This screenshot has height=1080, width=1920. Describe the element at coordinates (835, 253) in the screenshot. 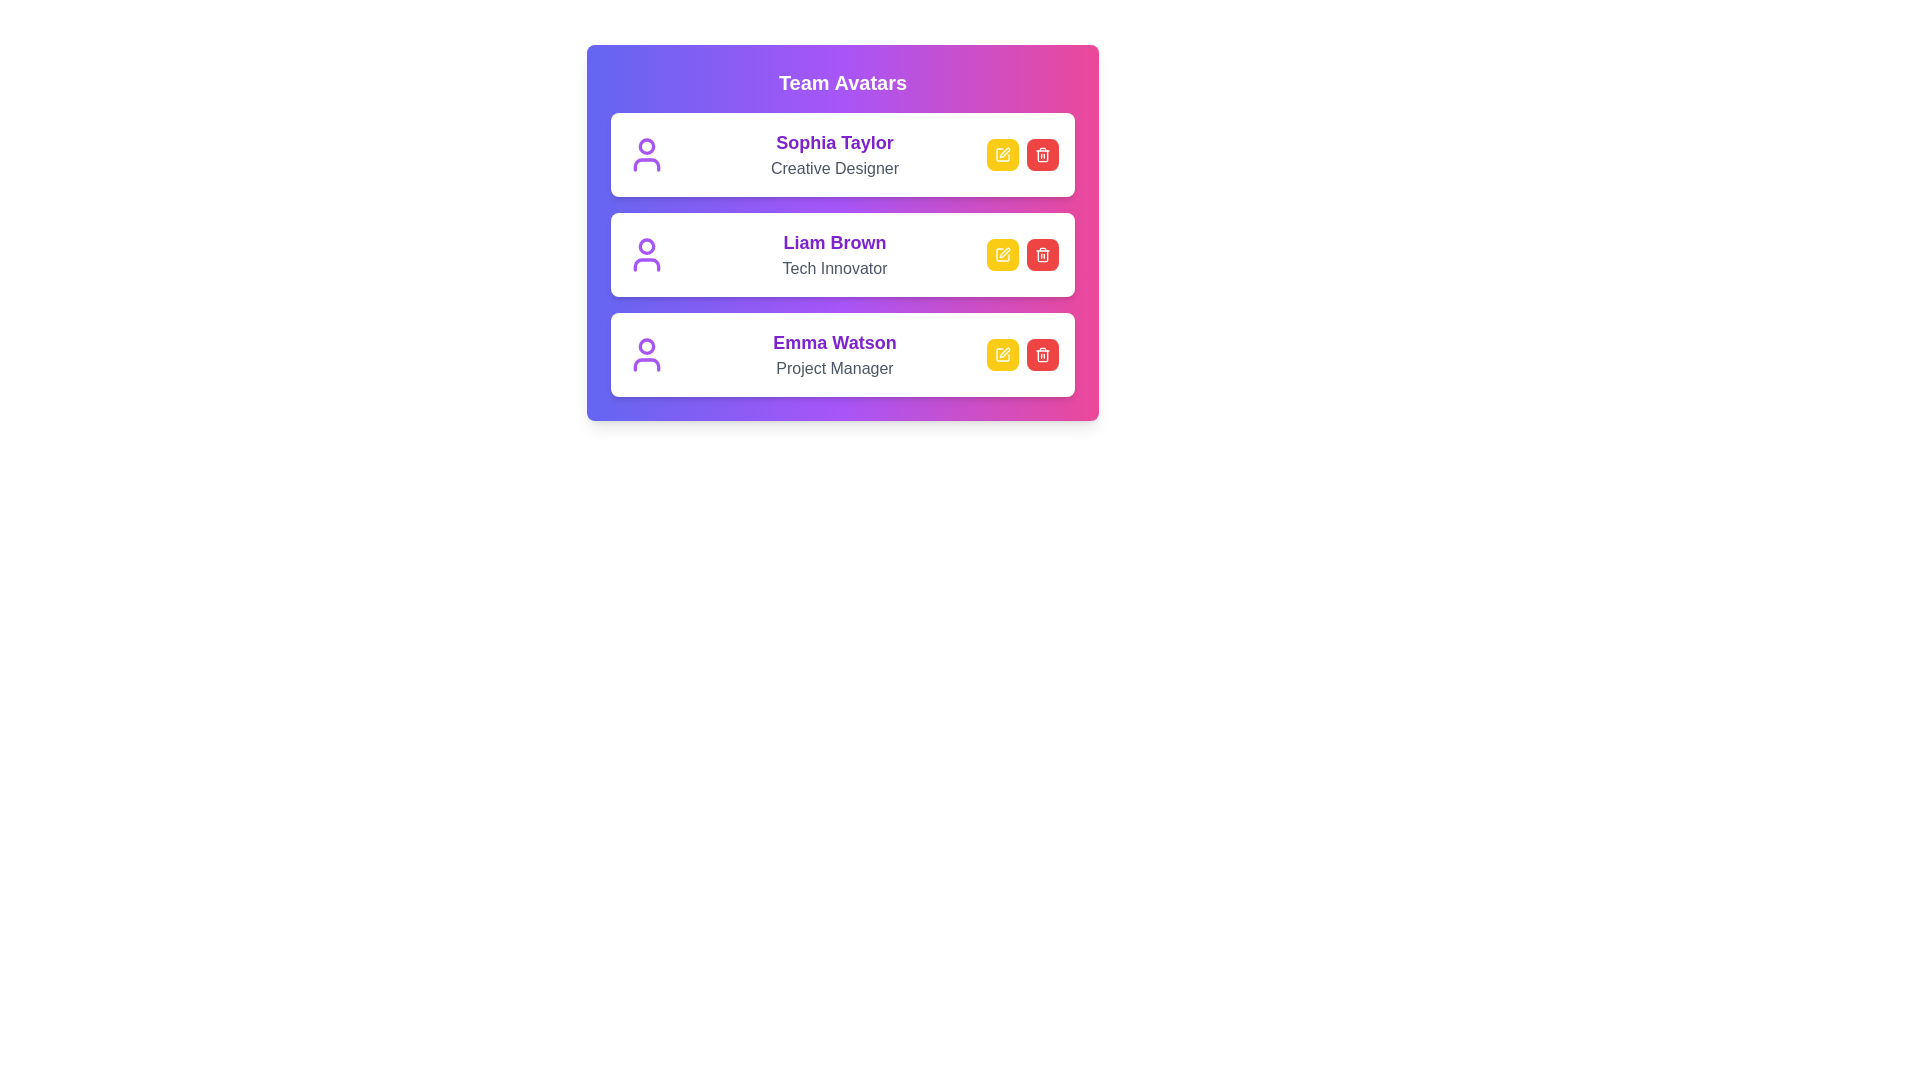

I see `the Text Label in the second position of the vertically stacked list within the rounded rectangular card, which provides information about an individual including their name and title` at that location.